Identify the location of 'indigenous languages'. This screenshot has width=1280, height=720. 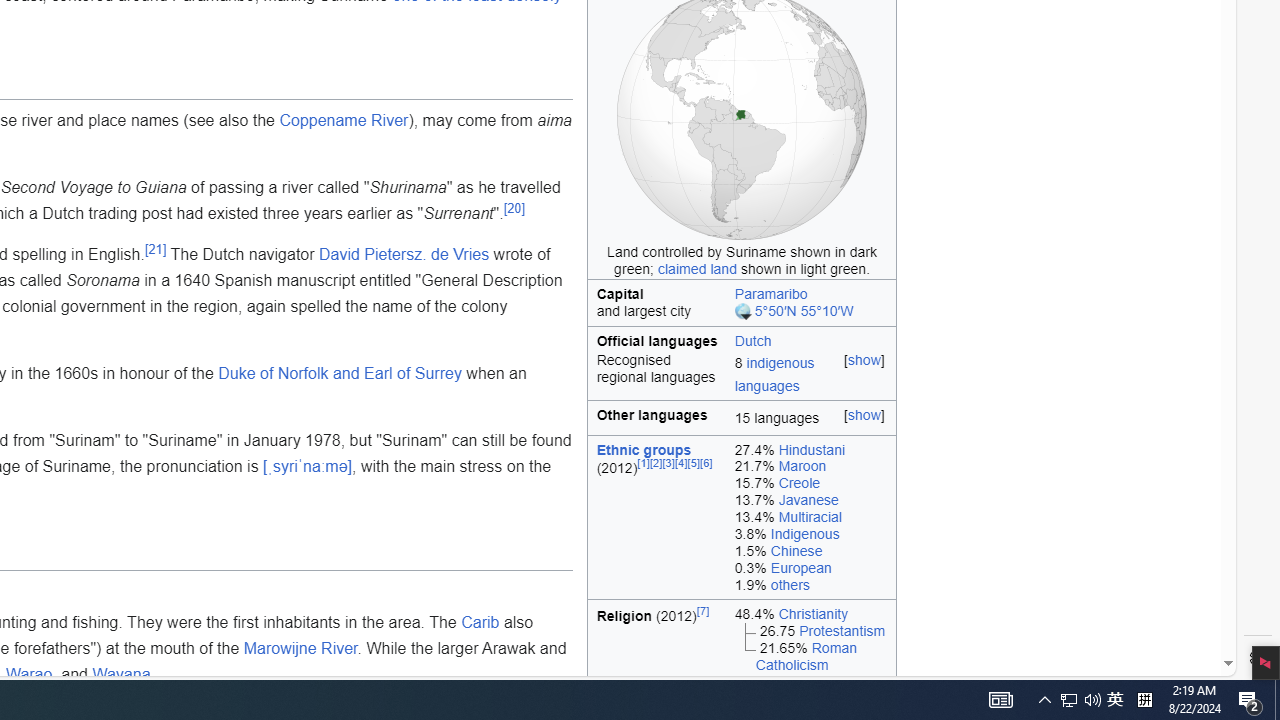
(773, 374).